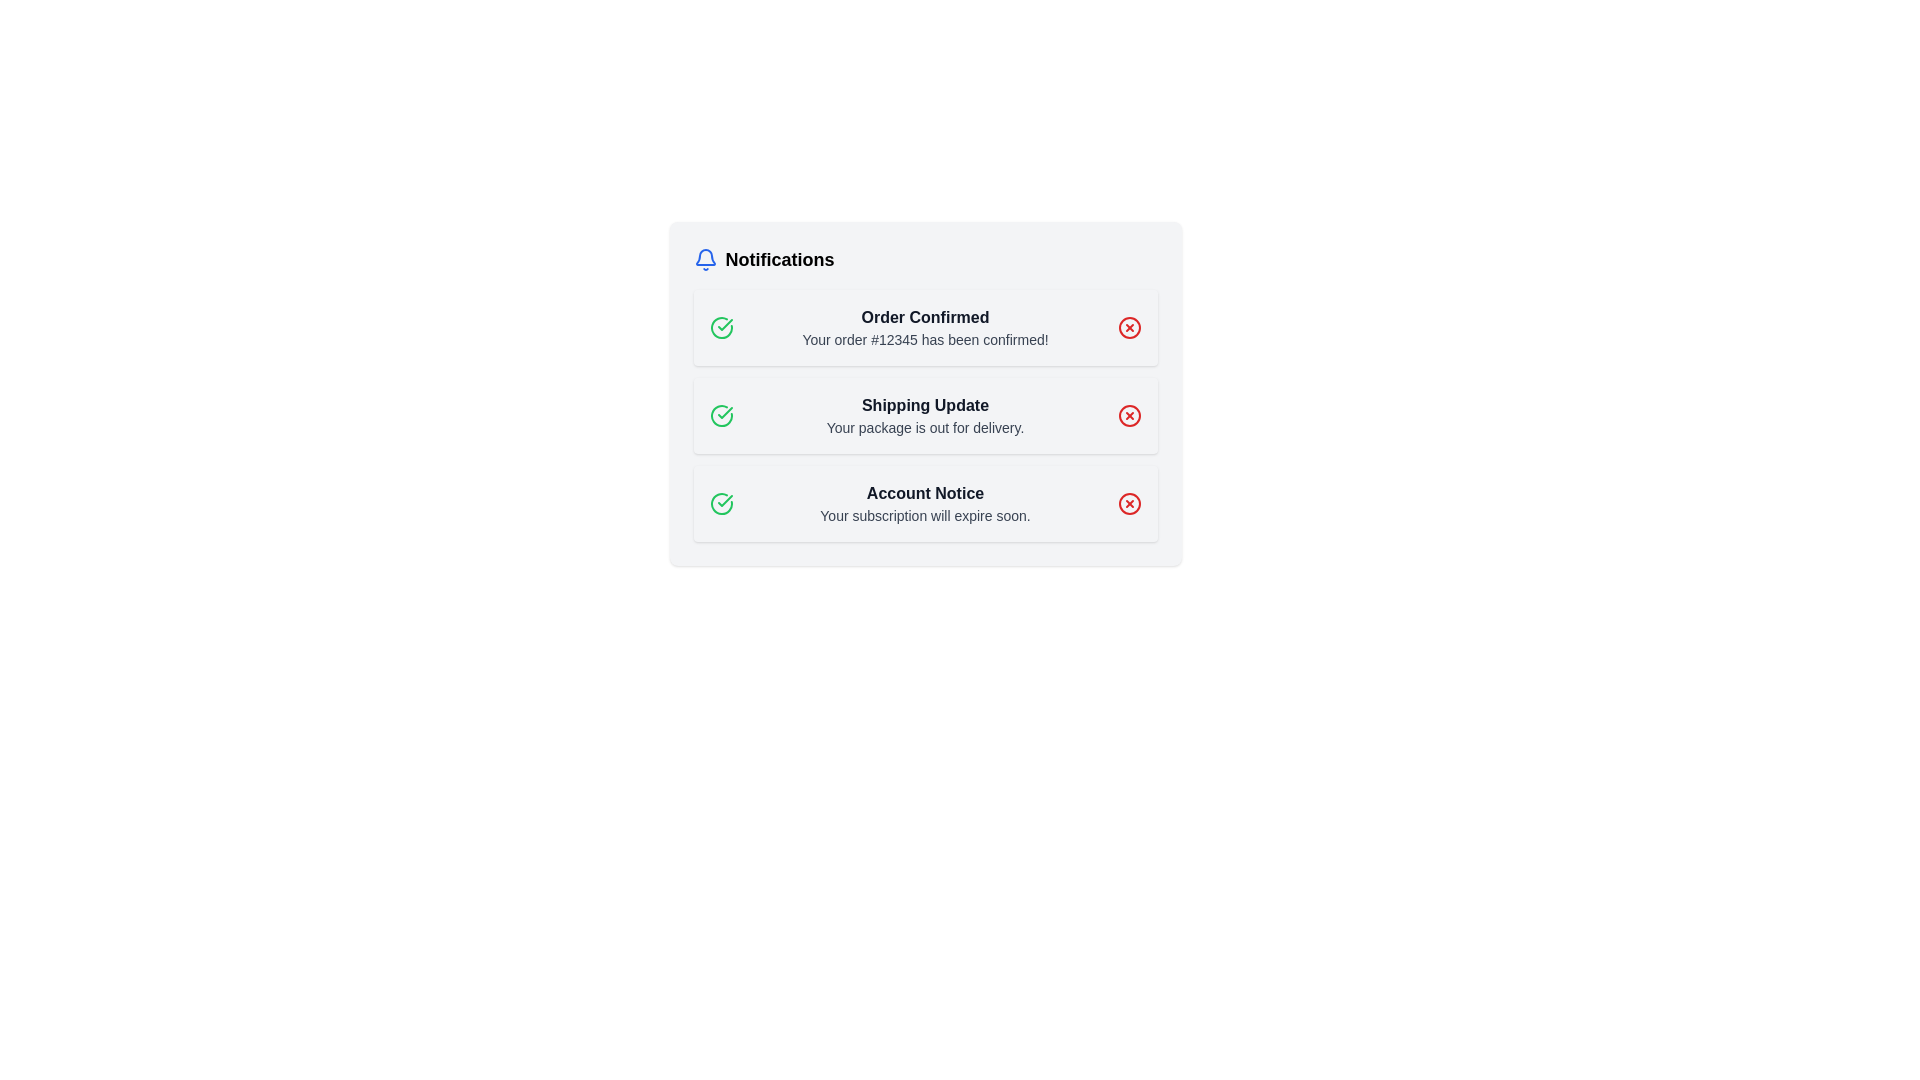 The image size is (1920, 1080). I want to click on the green circular outline of the check icon in the third entry of the notification list, which indicates a positive status, so click(720, 503).